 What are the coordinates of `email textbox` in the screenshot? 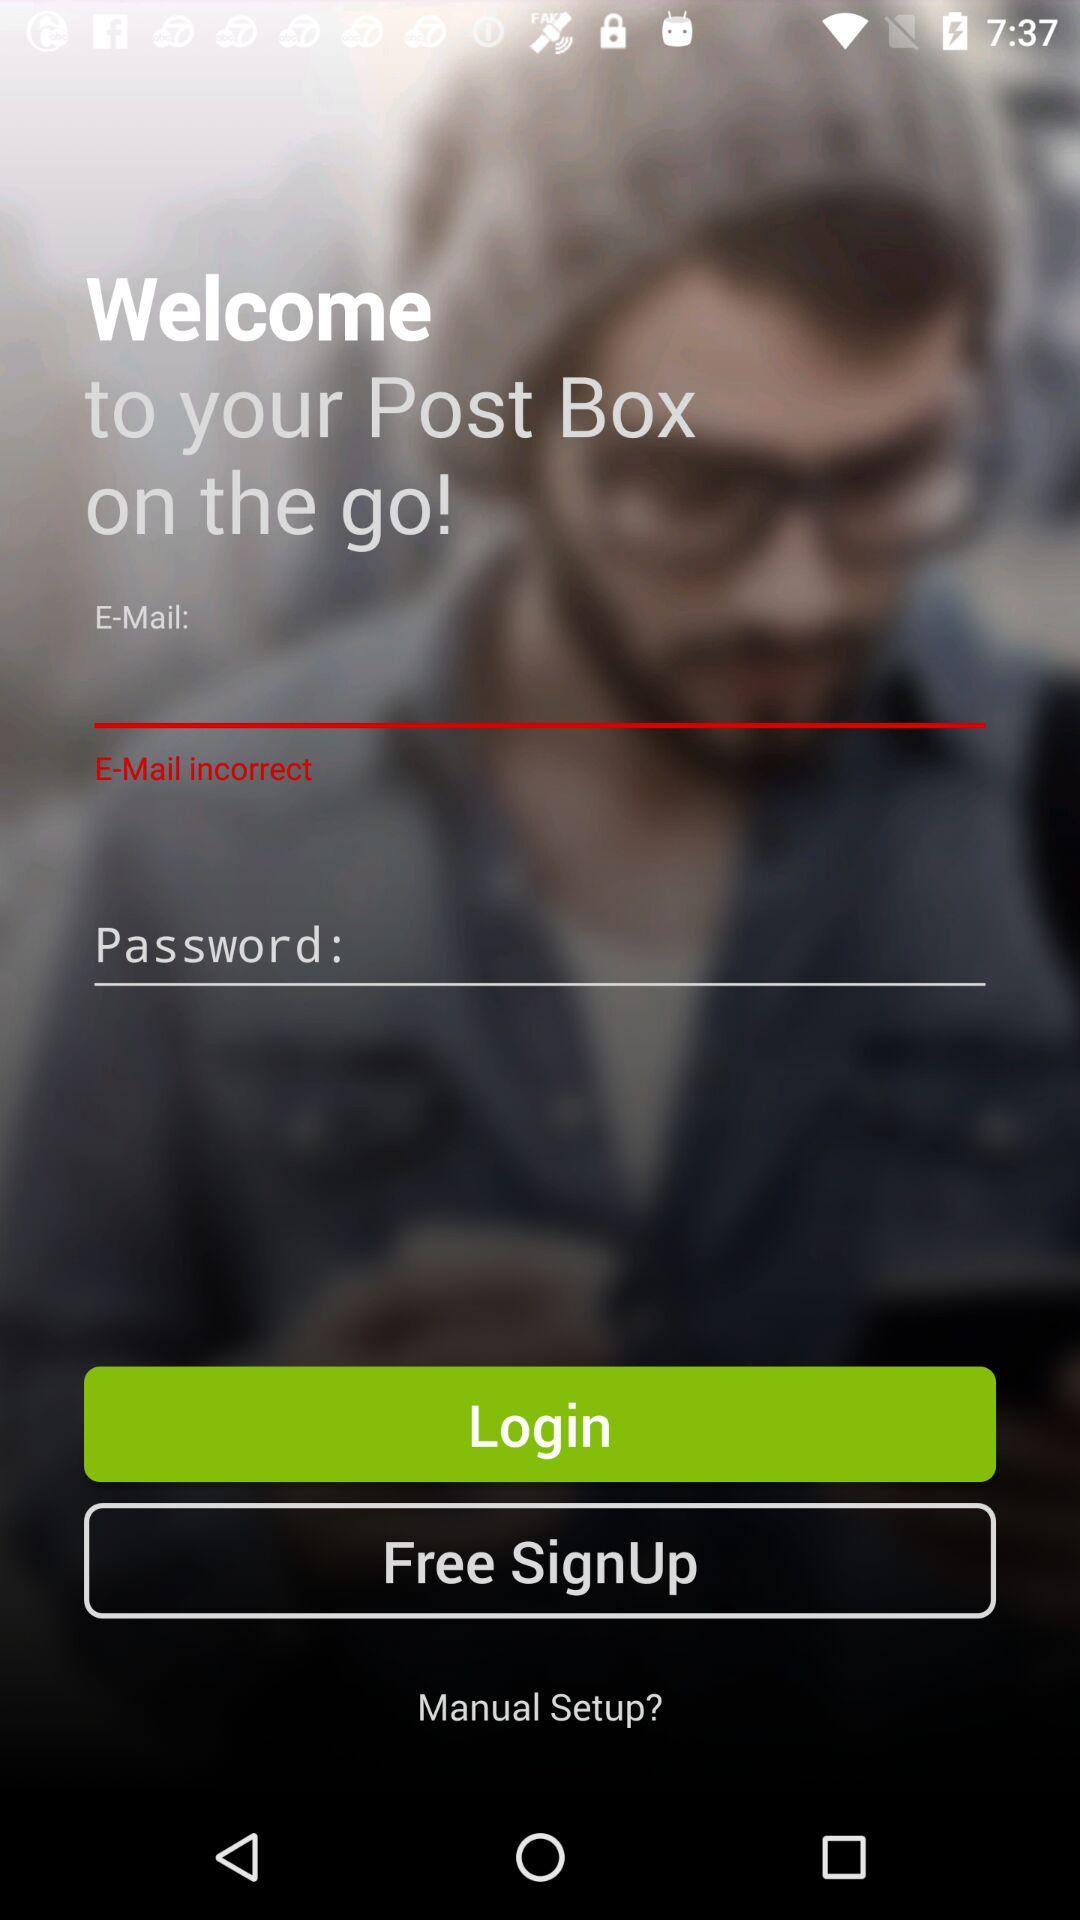 It's located at (540, 686).